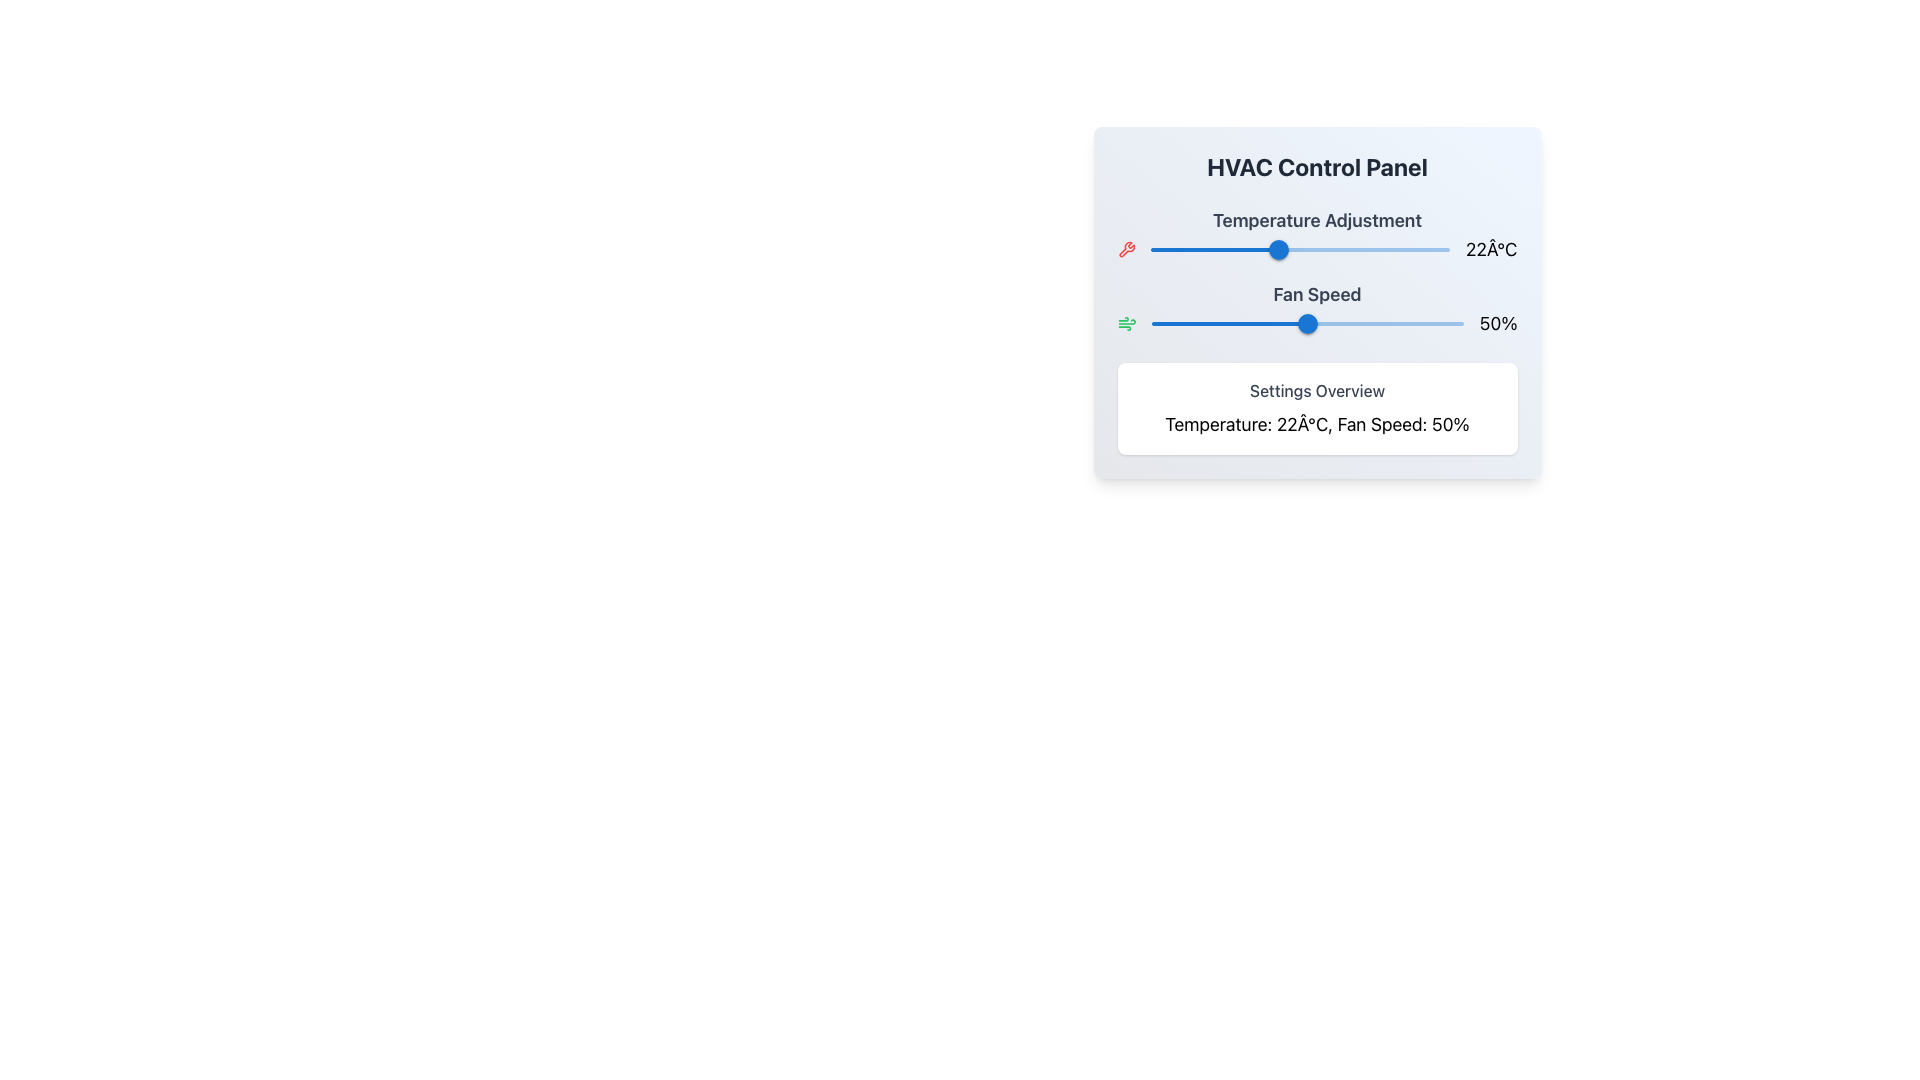 The width and height of the screenshot is (1920, 1080). I want to click on fan speed, so click(1301, 323).